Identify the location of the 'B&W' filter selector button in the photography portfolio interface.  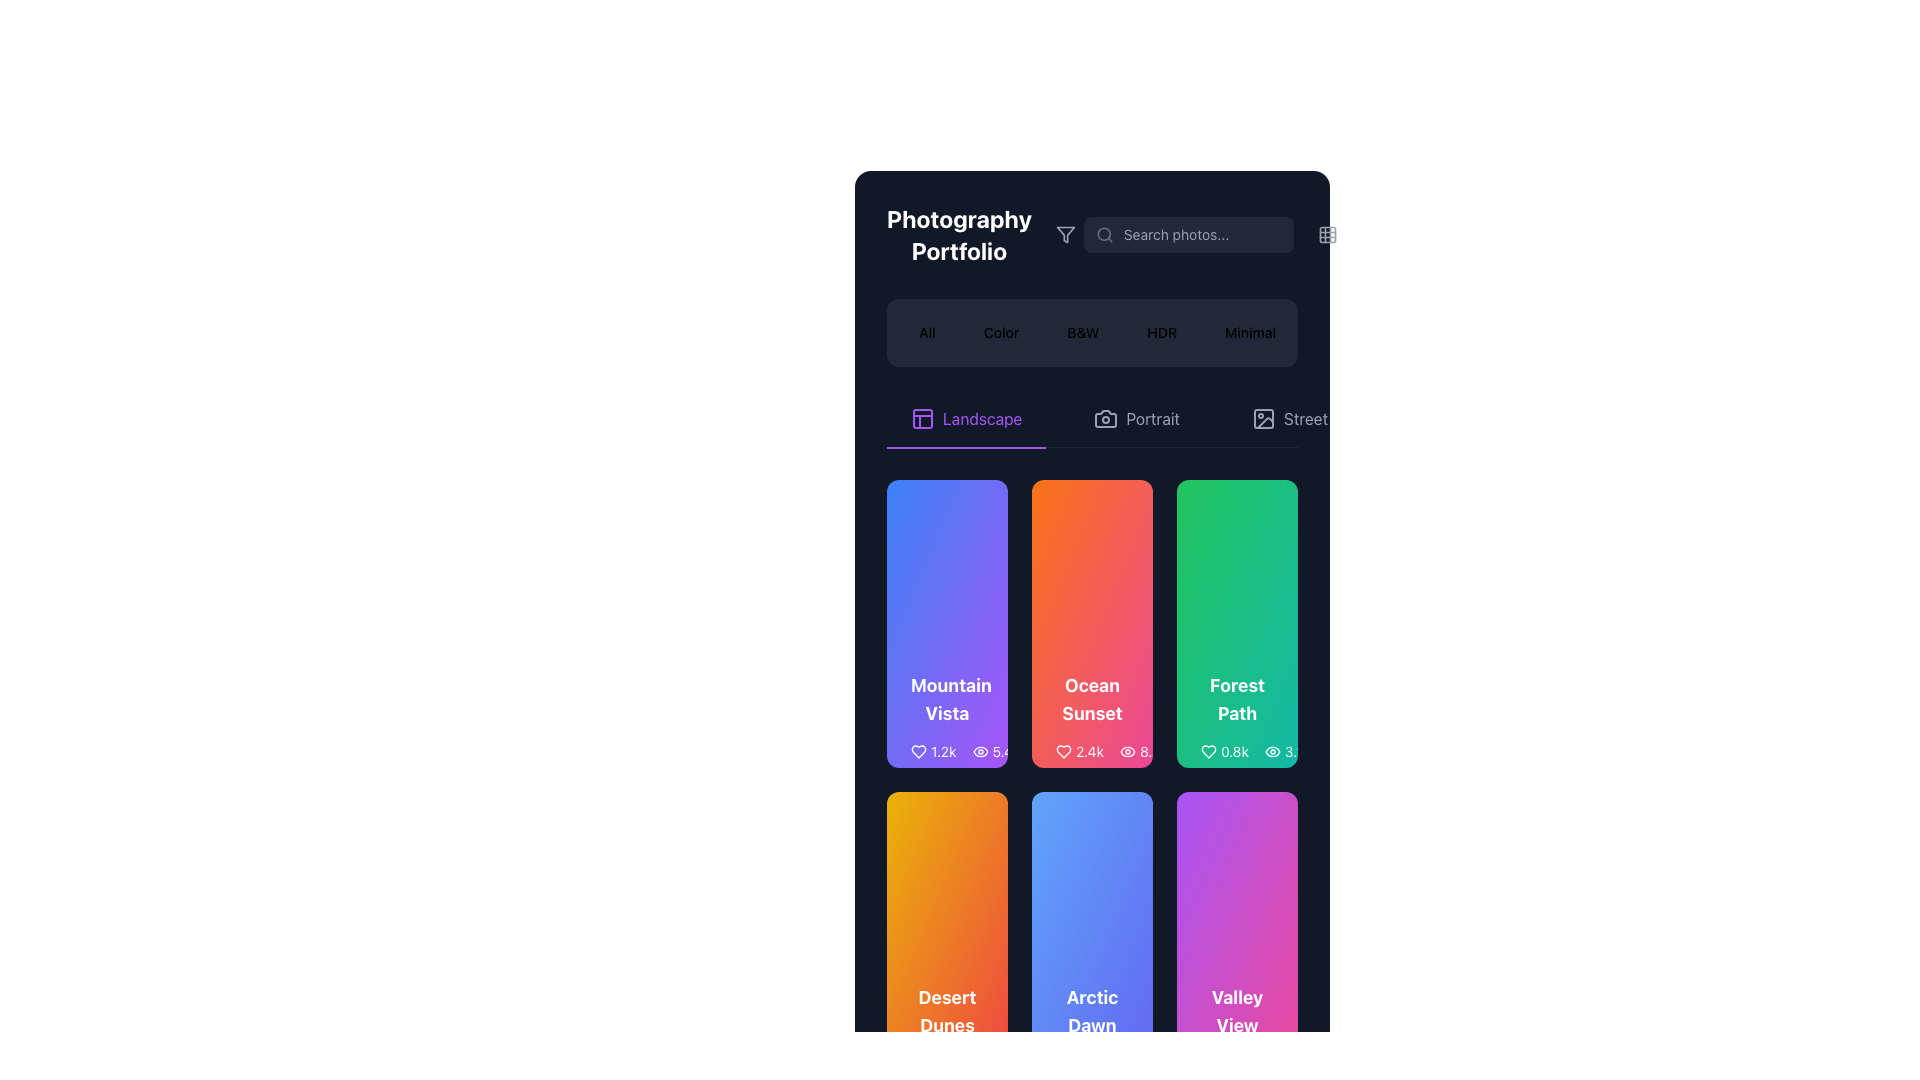
(1082, 331).